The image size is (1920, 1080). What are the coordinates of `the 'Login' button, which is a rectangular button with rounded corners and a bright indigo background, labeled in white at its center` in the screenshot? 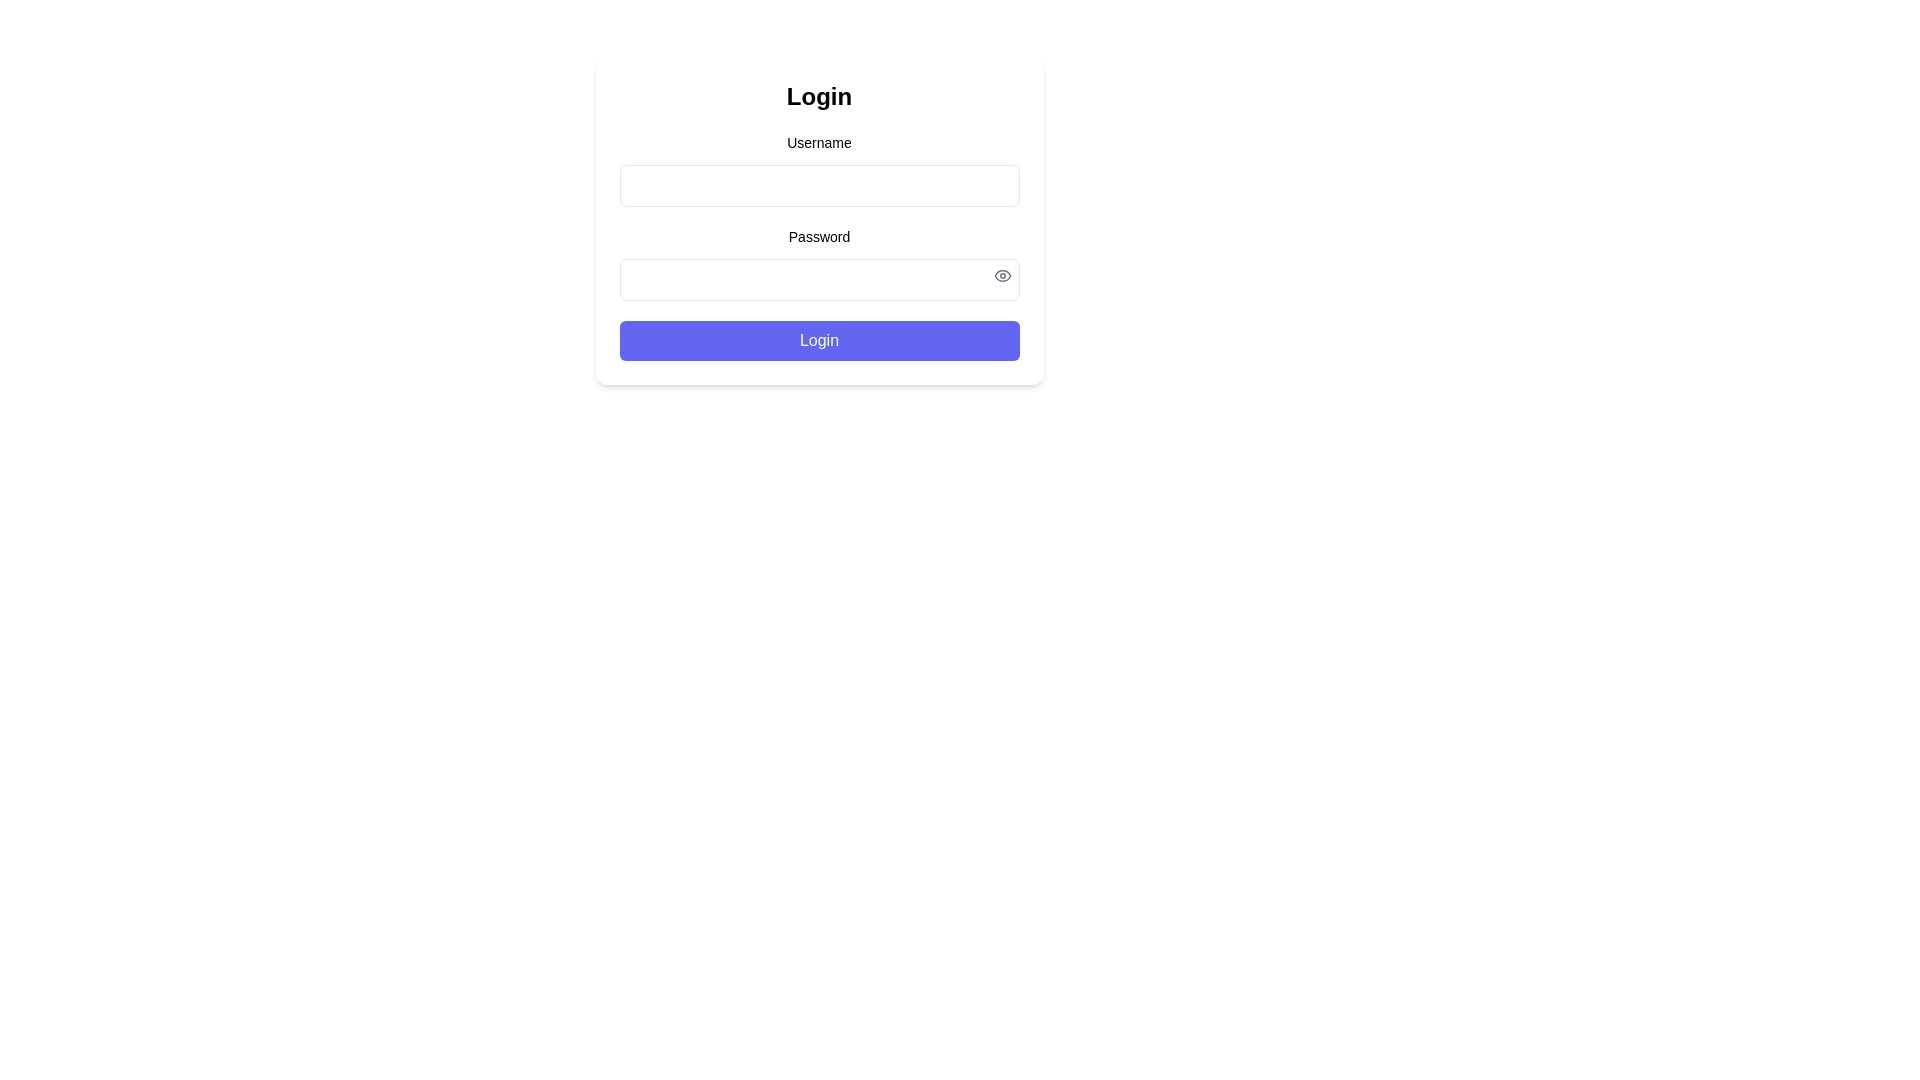 It's located at (819, 339).